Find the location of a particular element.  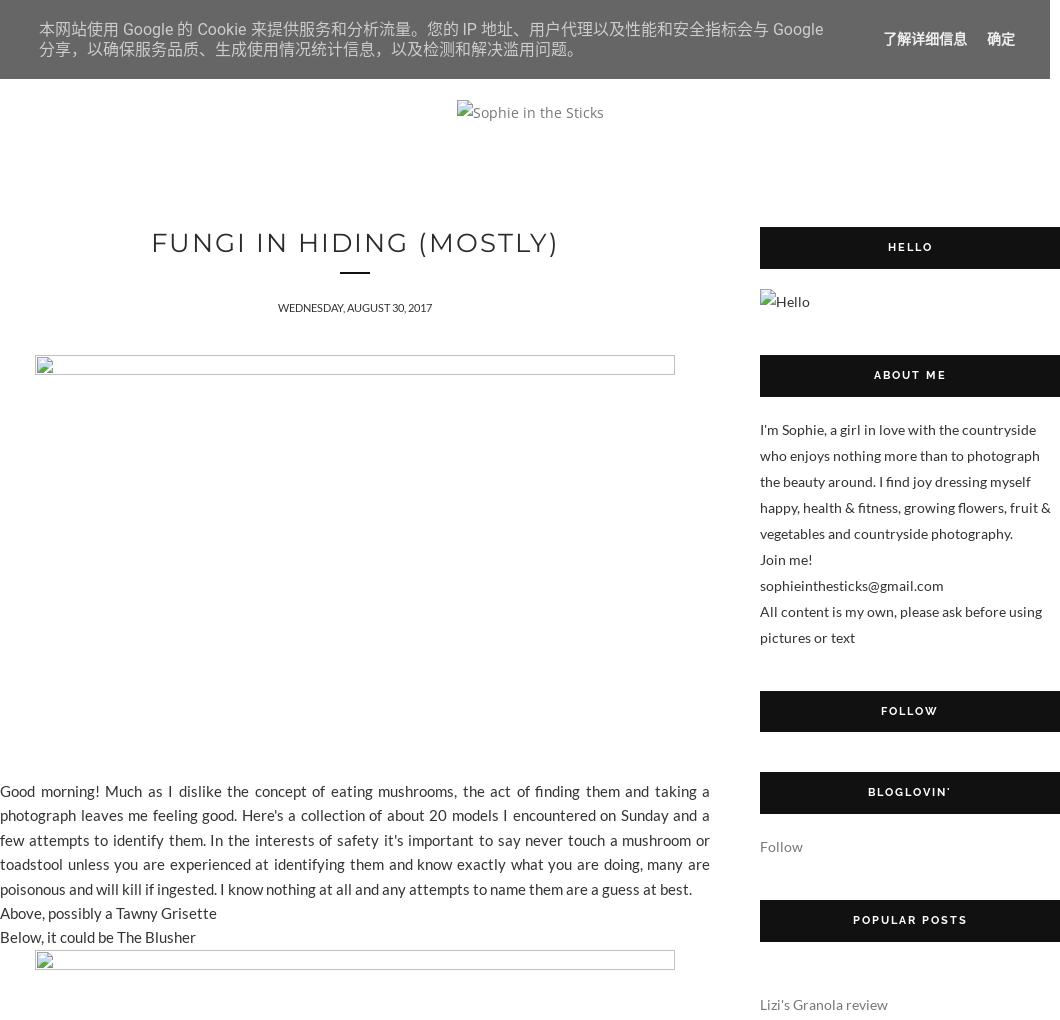

'About me' is located at coordinates (909, 373).